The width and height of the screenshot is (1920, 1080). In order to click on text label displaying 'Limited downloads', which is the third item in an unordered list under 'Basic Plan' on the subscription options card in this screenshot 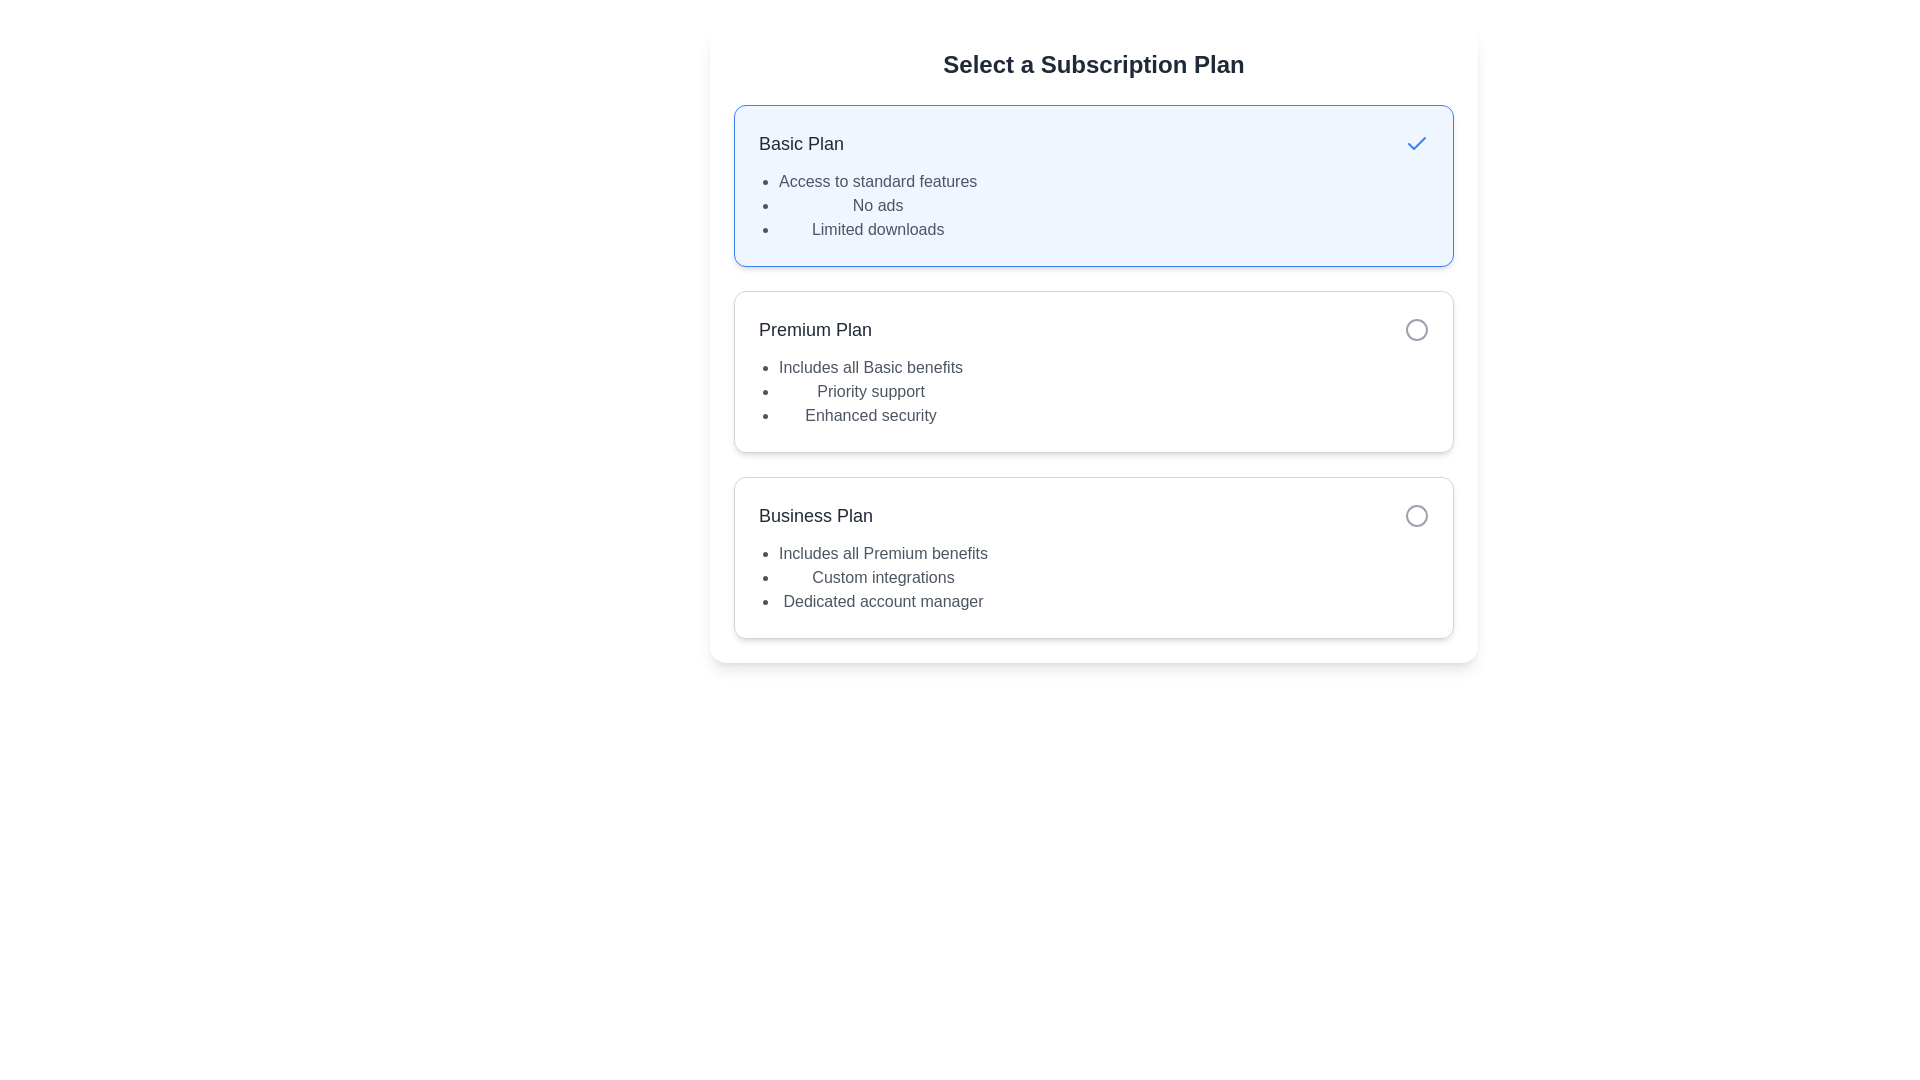, I will do `click(878, 229)`.